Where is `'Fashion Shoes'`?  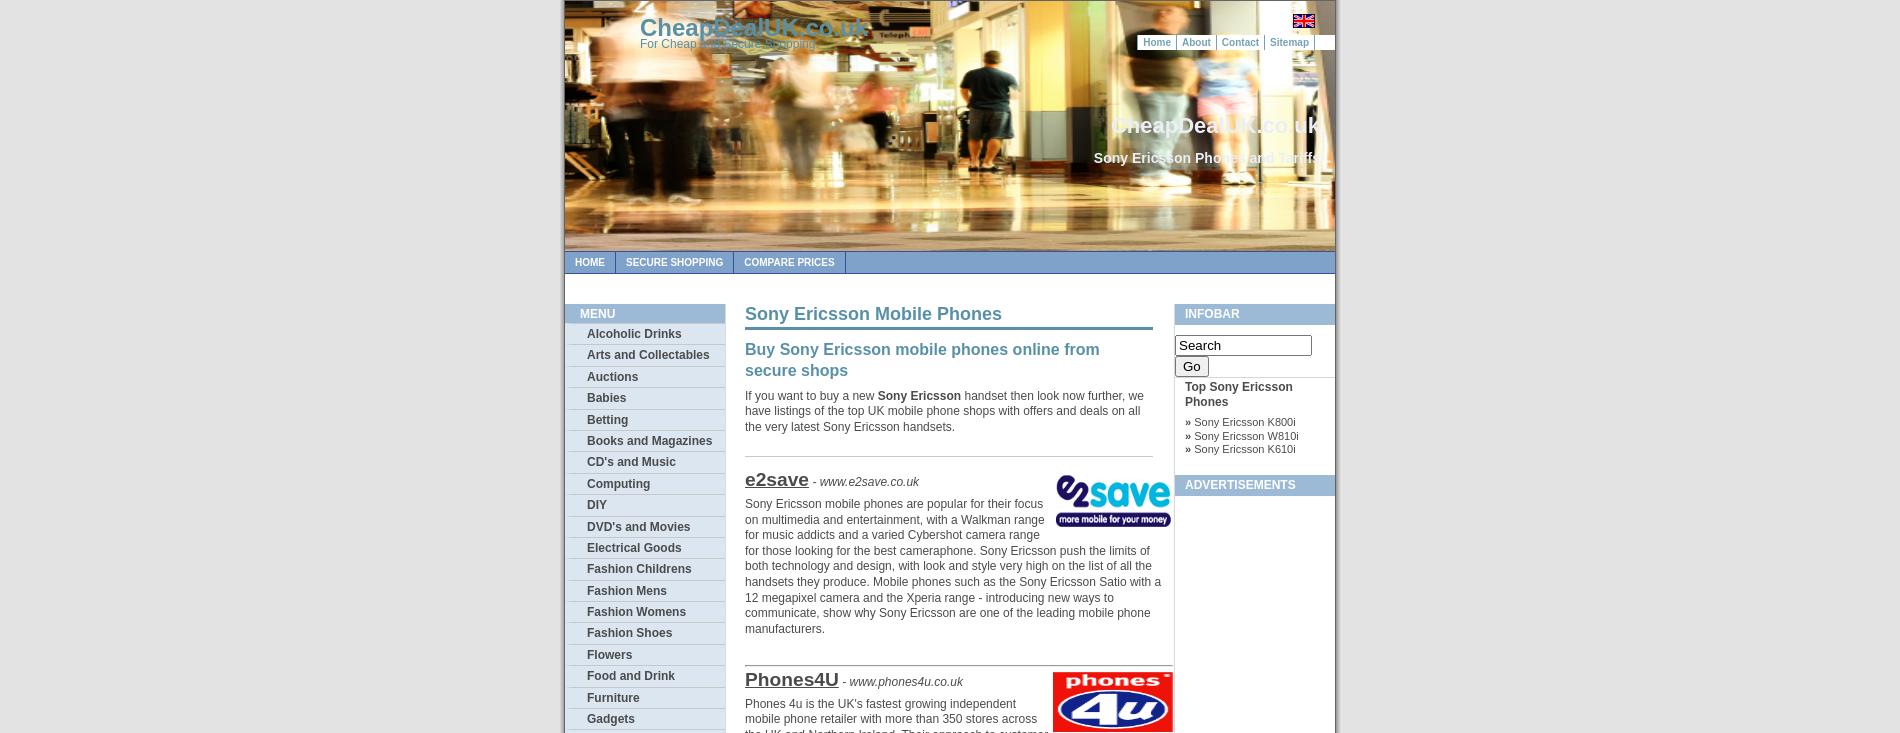
'Fashion Shoes' is located at coordinates (629, 632).